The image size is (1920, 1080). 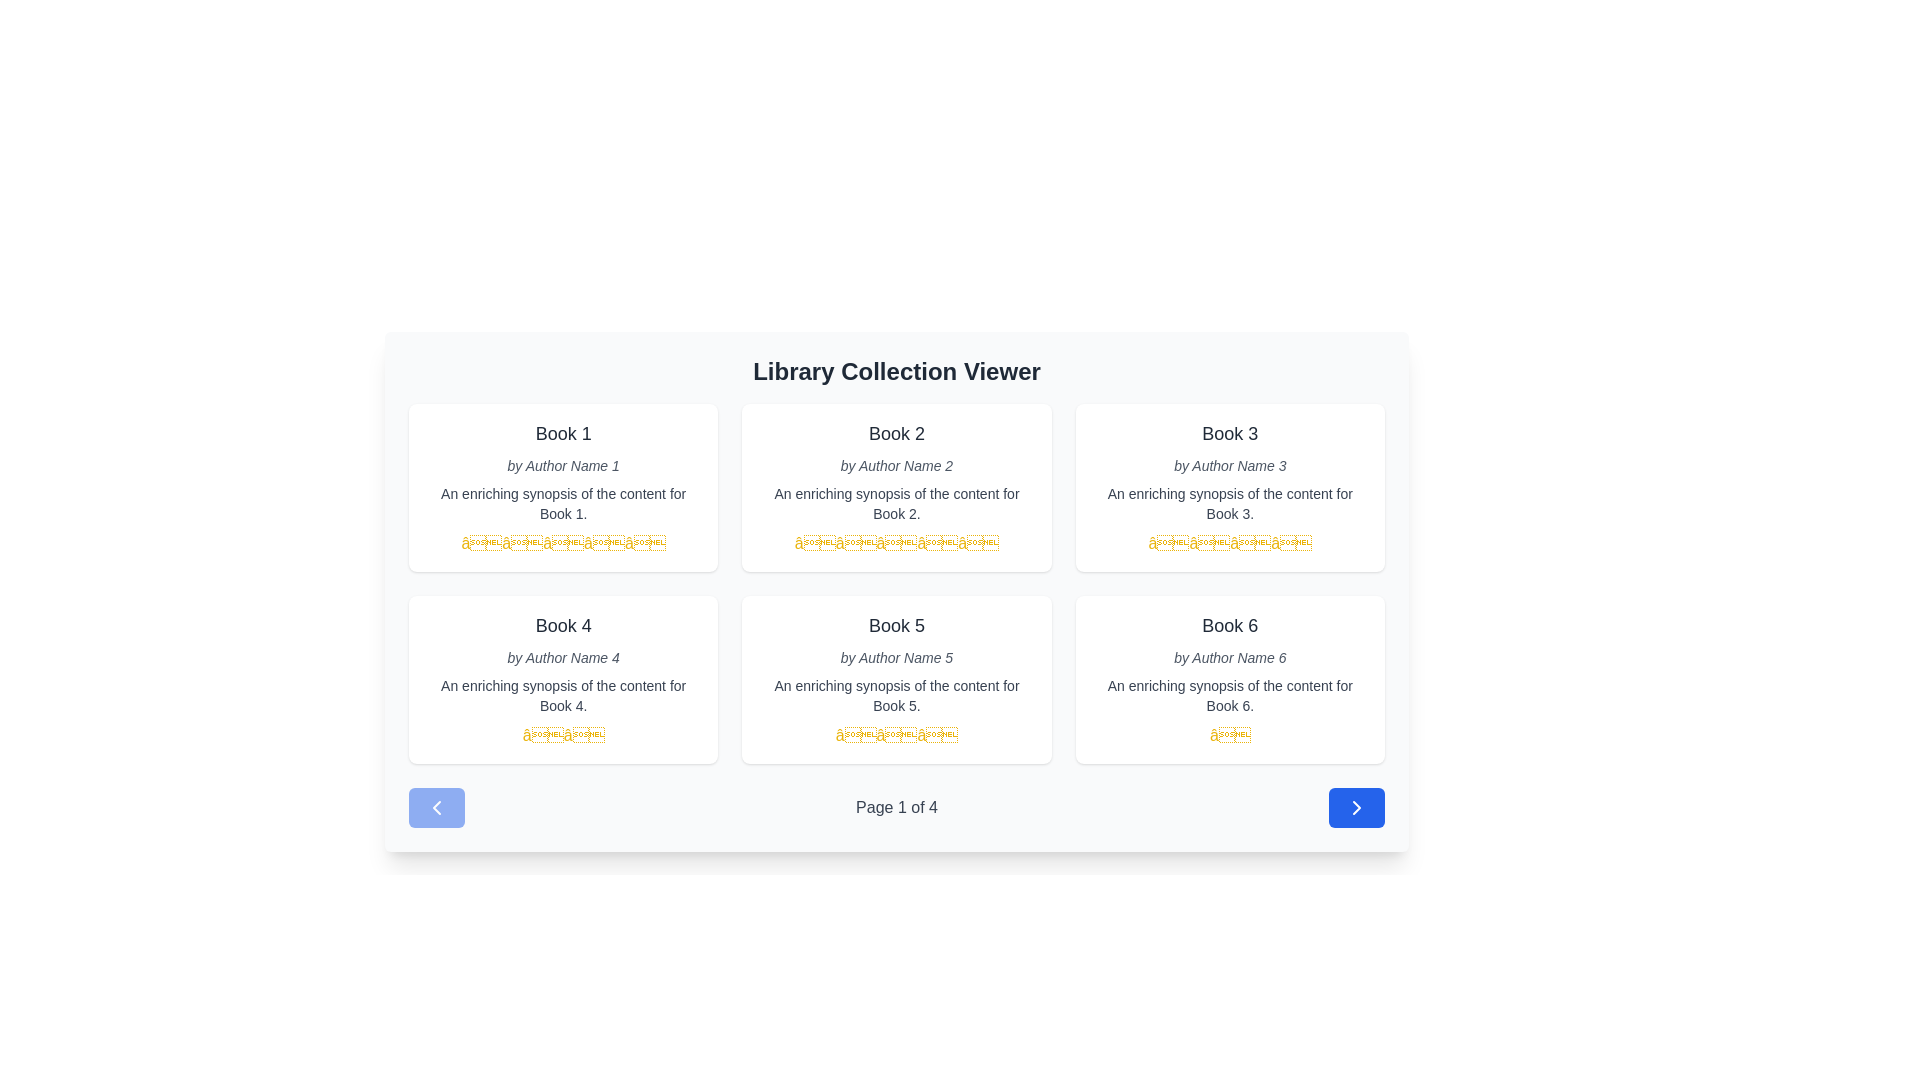 I want to click on the title text of a book in the collection viewer, which is located at the top of a card in the second column of the top row, below the header 'Library Collection Viewer.', so click(x=896, y=433).